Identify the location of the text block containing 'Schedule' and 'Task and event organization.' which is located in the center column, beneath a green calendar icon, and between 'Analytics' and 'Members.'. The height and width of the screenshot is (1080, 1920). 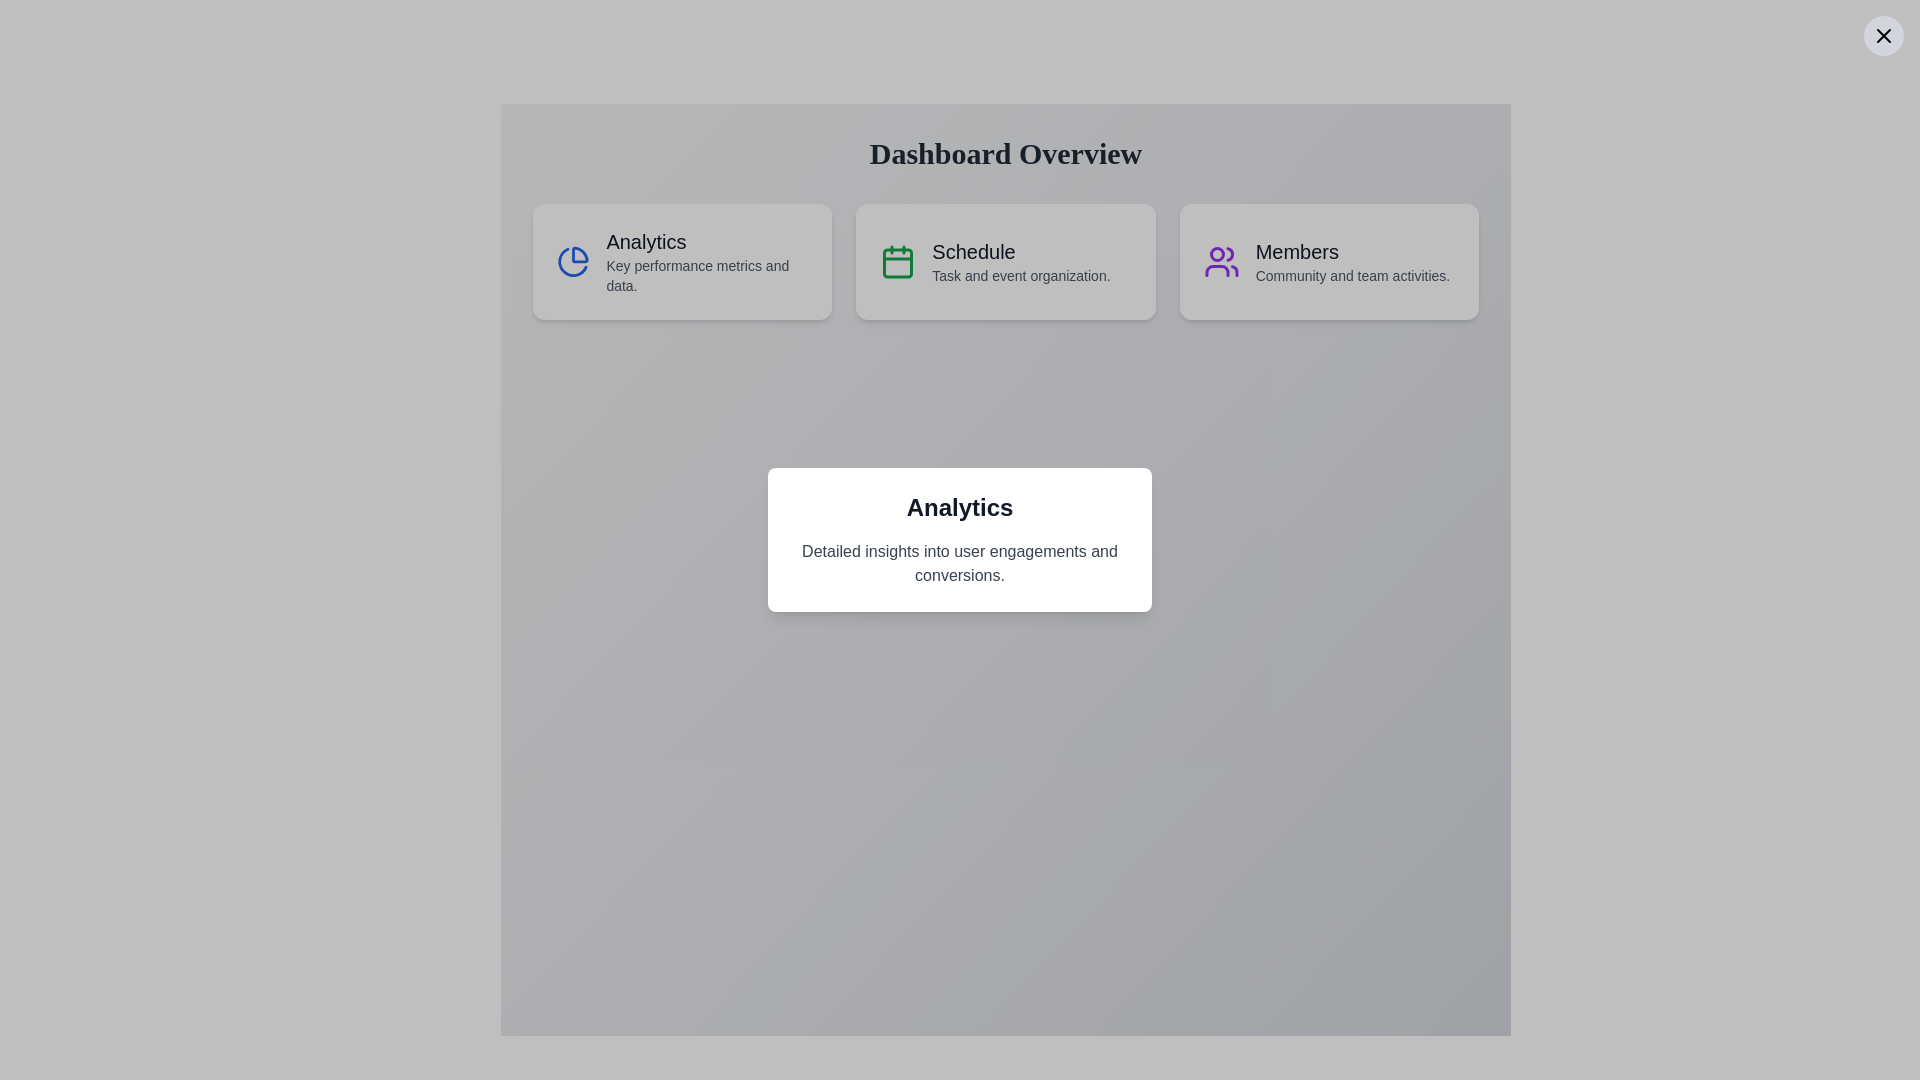
(1021, 261).